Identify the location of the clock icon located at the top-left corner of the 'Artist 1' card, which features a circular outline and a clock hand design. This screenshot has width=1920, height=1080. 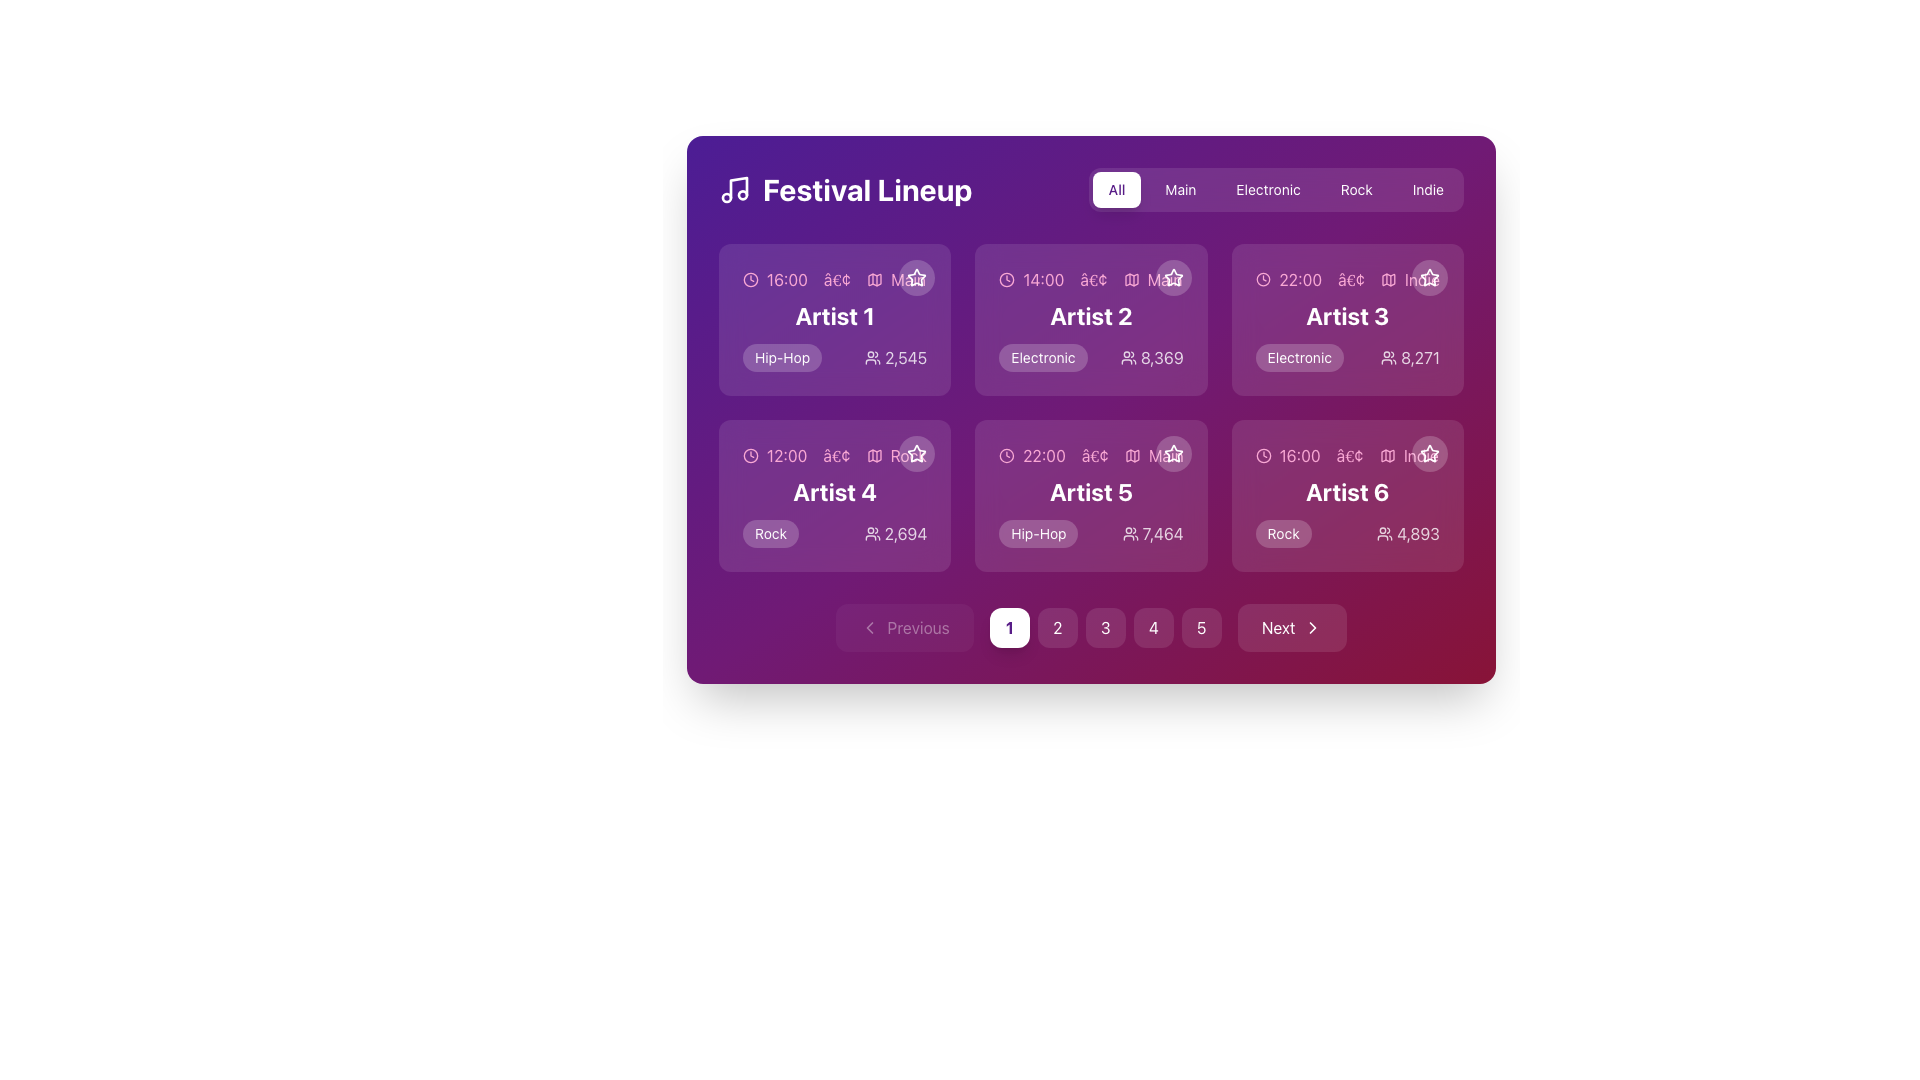
(749, 280).